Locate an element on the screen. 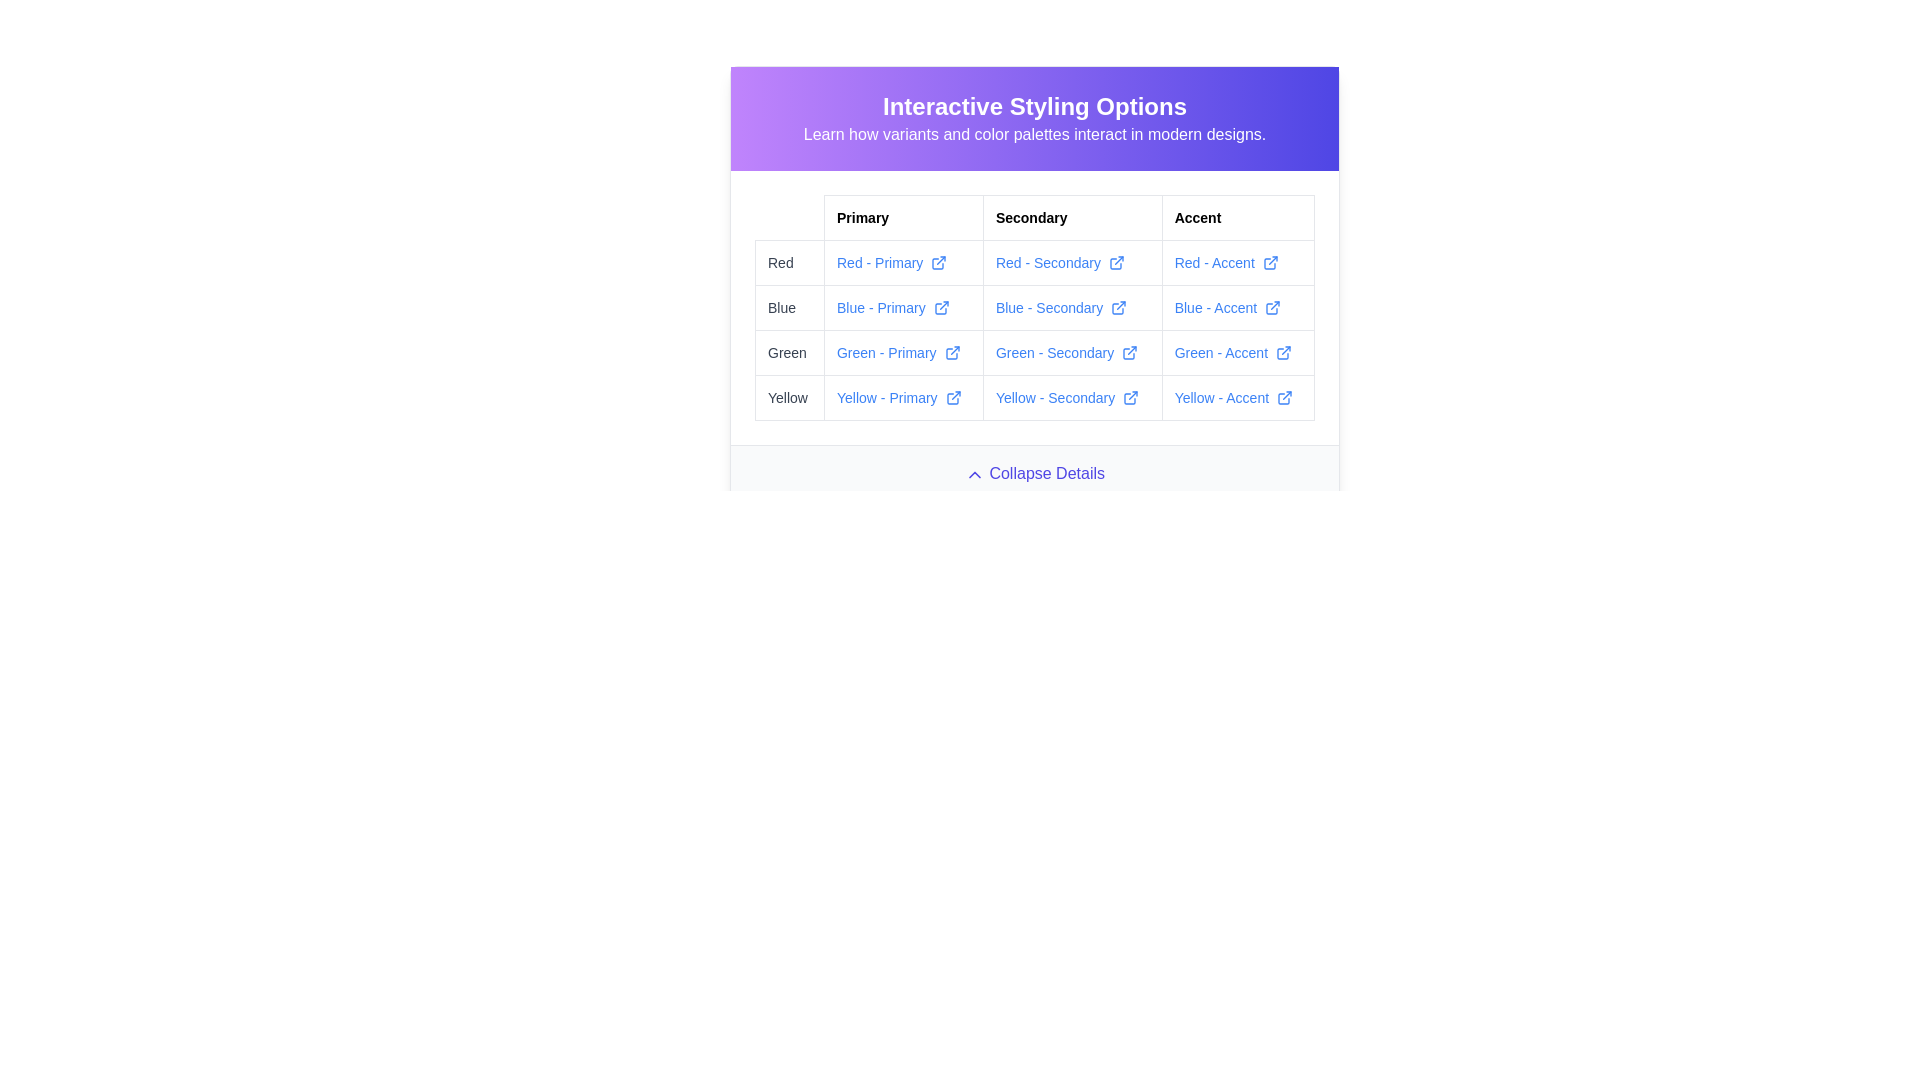 This screenshot has width=1920, height=1080. the 'Red' category label located at the top left of the grid interface is located at coordinates (789, 261).